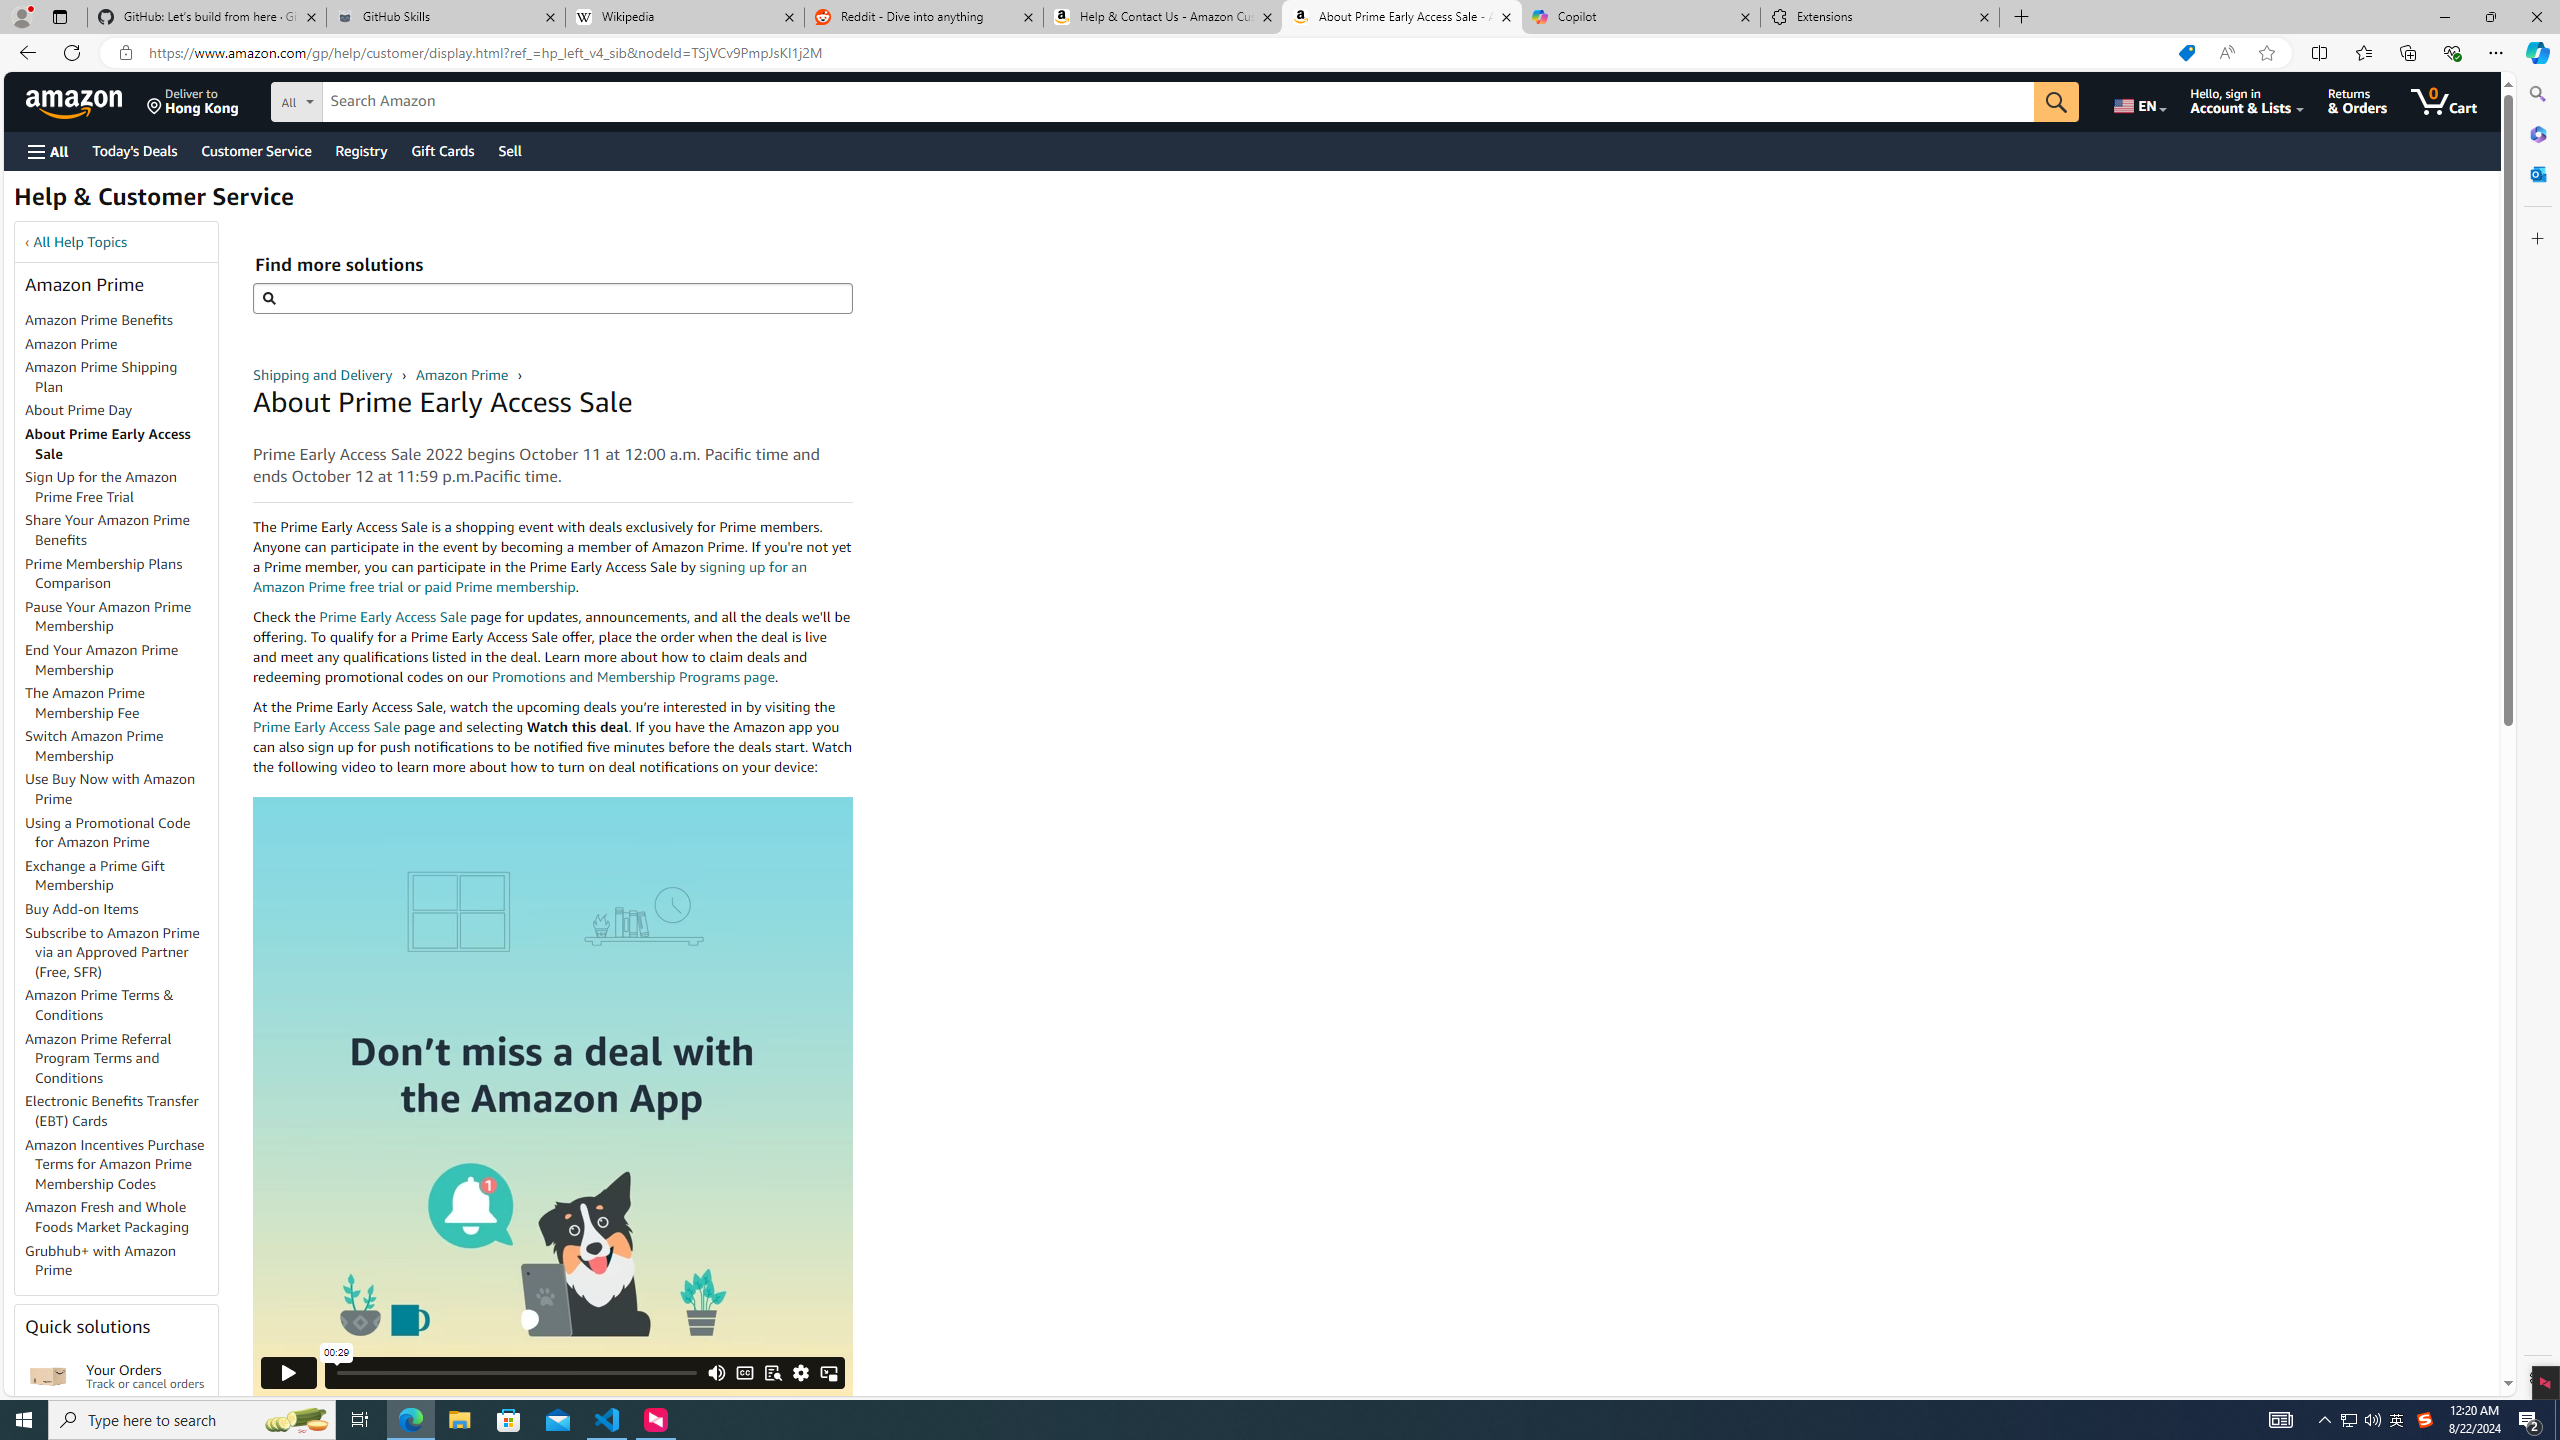  What do you see at coordinates (78, 409) in the screenshot?
I see `'About Prime Day'` at bounding box center [78, 409].